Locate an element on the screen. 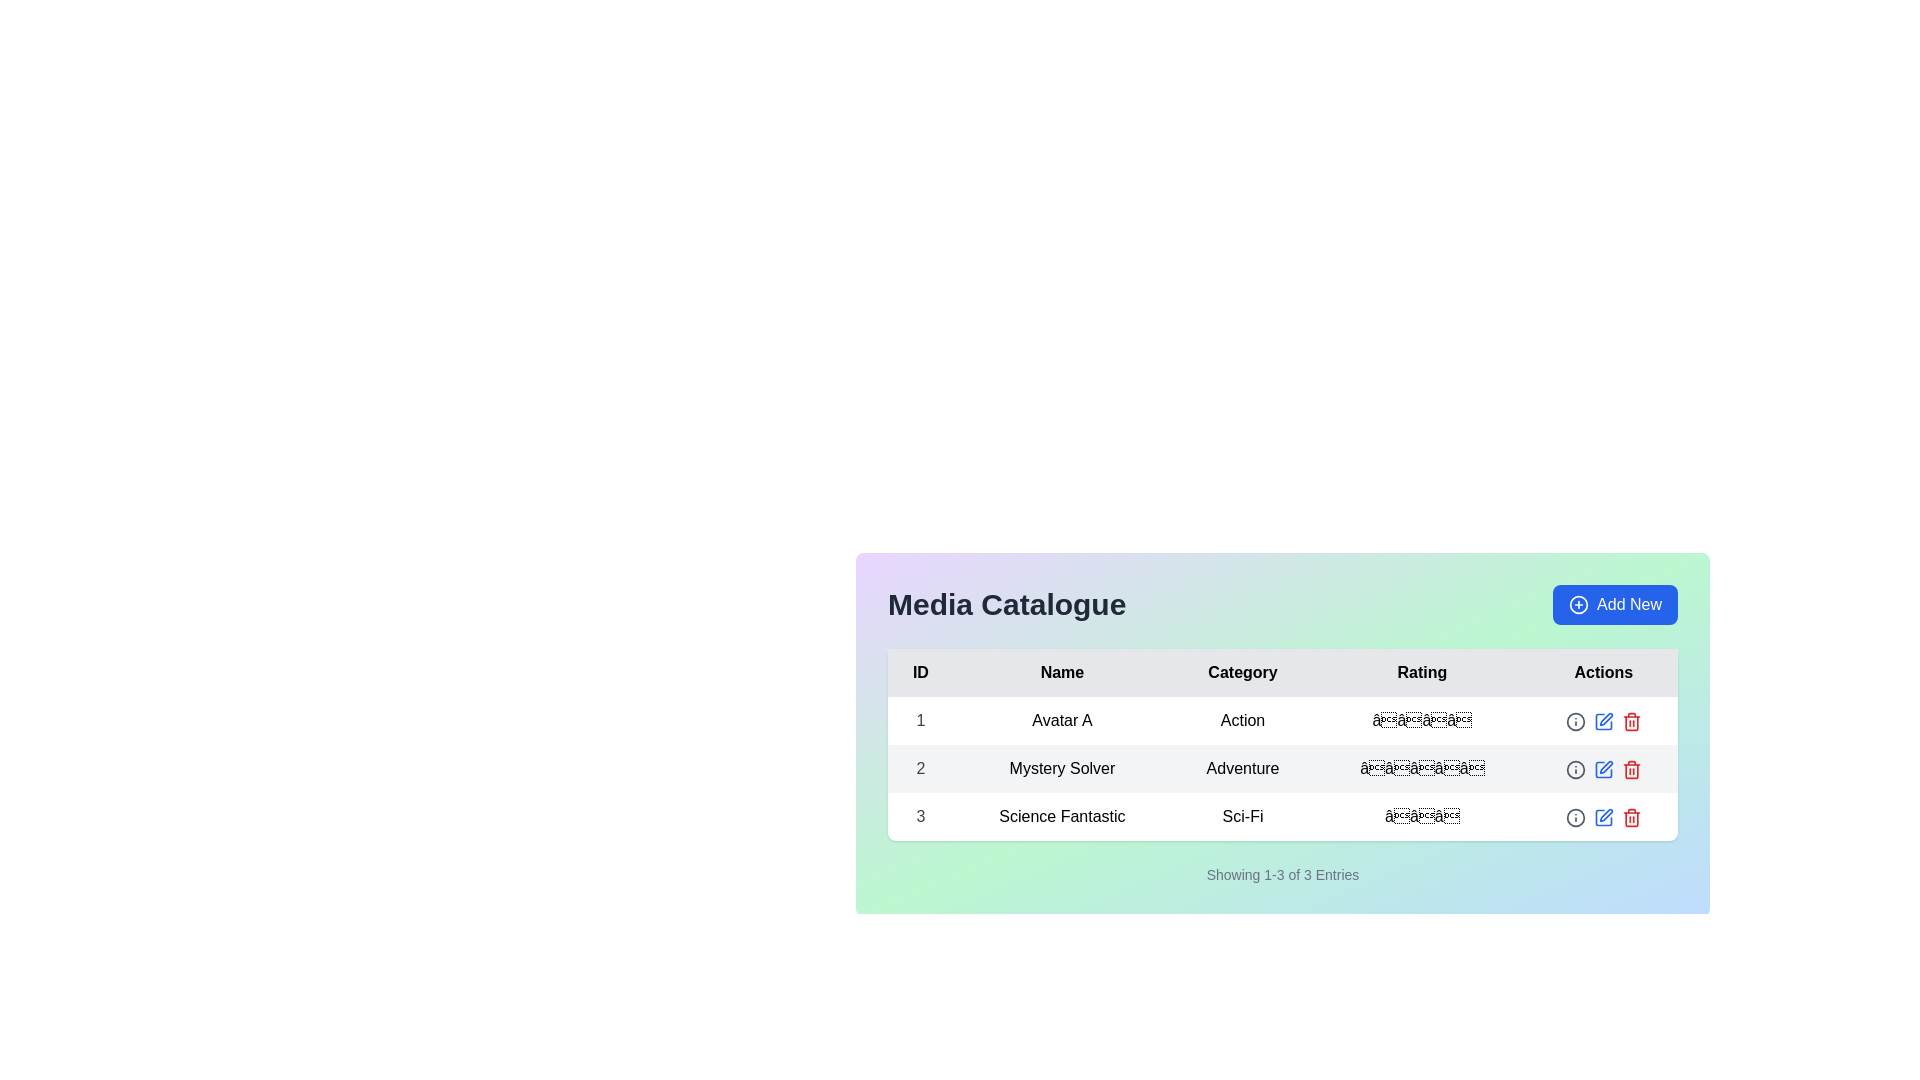 The image size is (1920, 1080). the graphical circle component located in the 'Actions' column of the table for the 'Sci-Fi' category entry, which conveys information as part of an icon is located at coordinates (1574, 768).